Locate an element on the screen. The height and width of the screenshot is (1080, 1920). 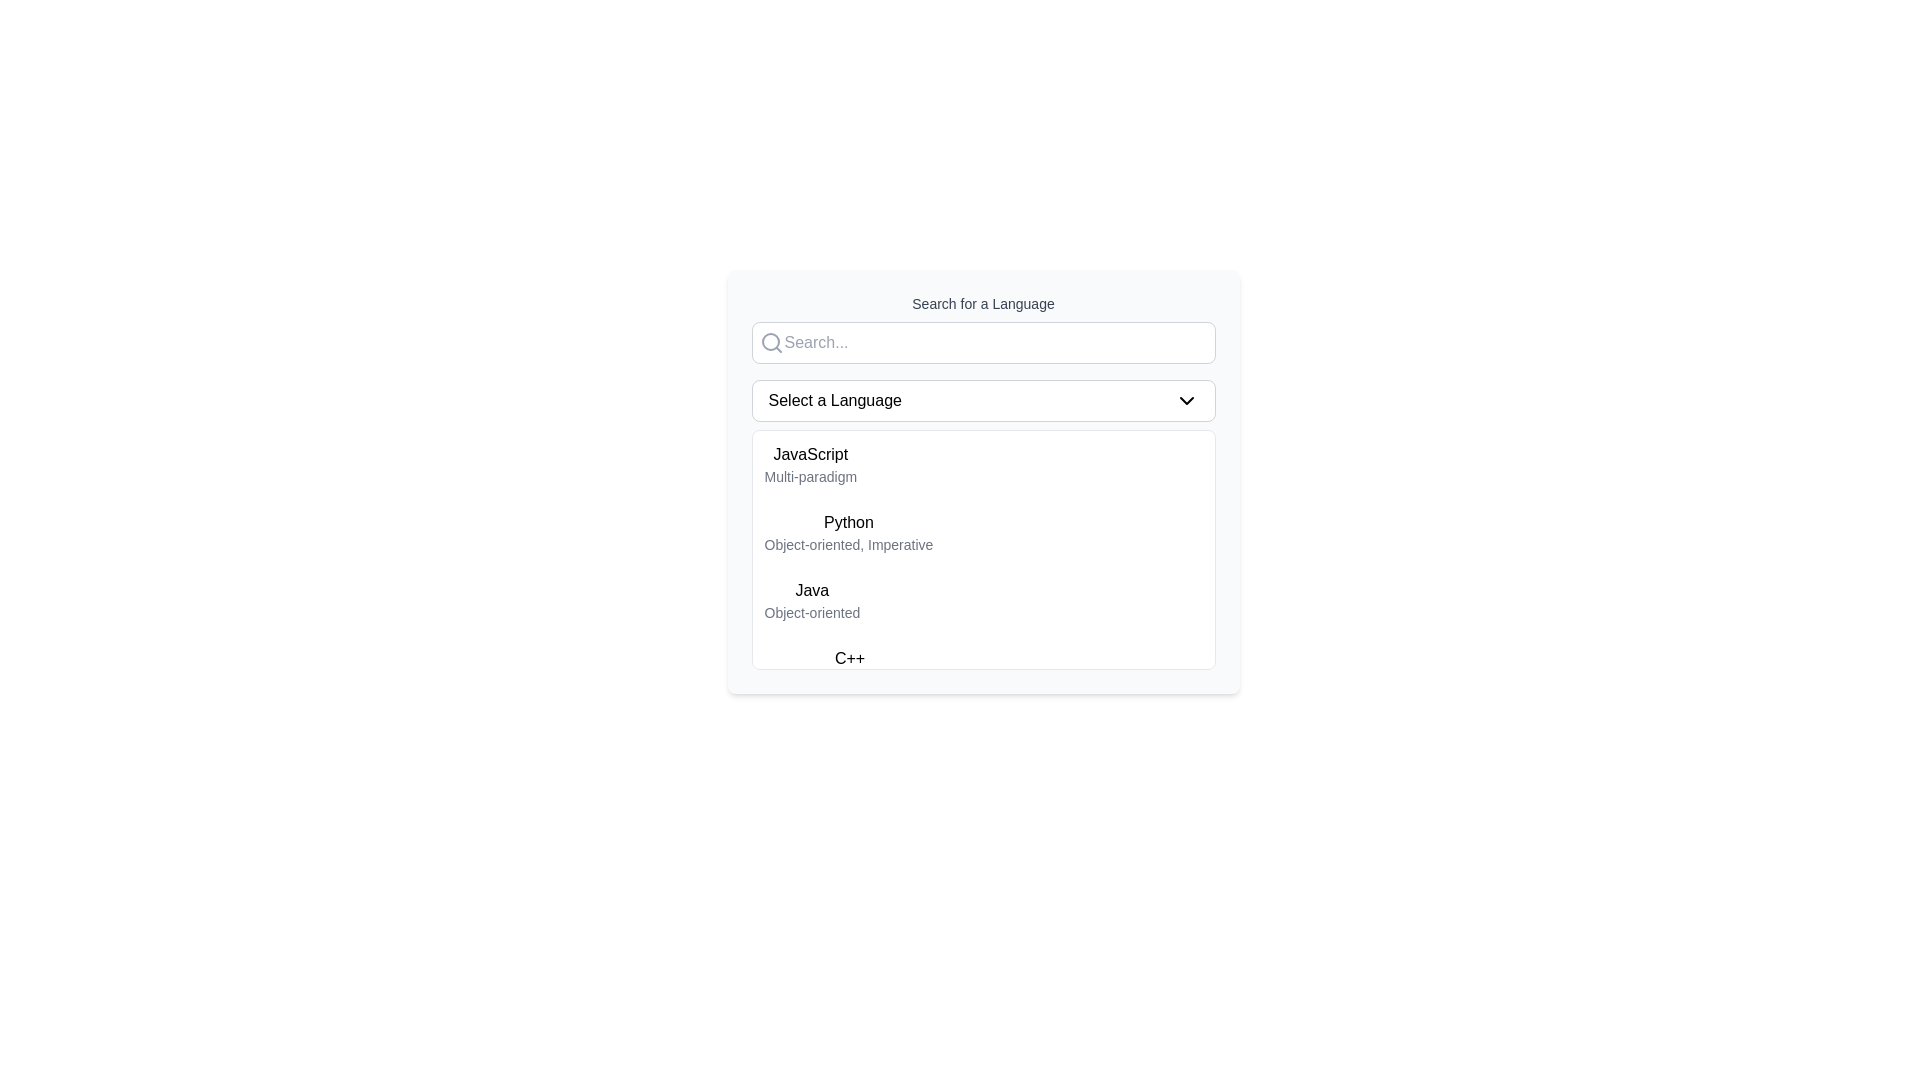
text element displaying 'Multi-paradigm' which is a secondary descriptor under the 'JavaScript' heading in the dropdown list is located at coordinates (810, 477).